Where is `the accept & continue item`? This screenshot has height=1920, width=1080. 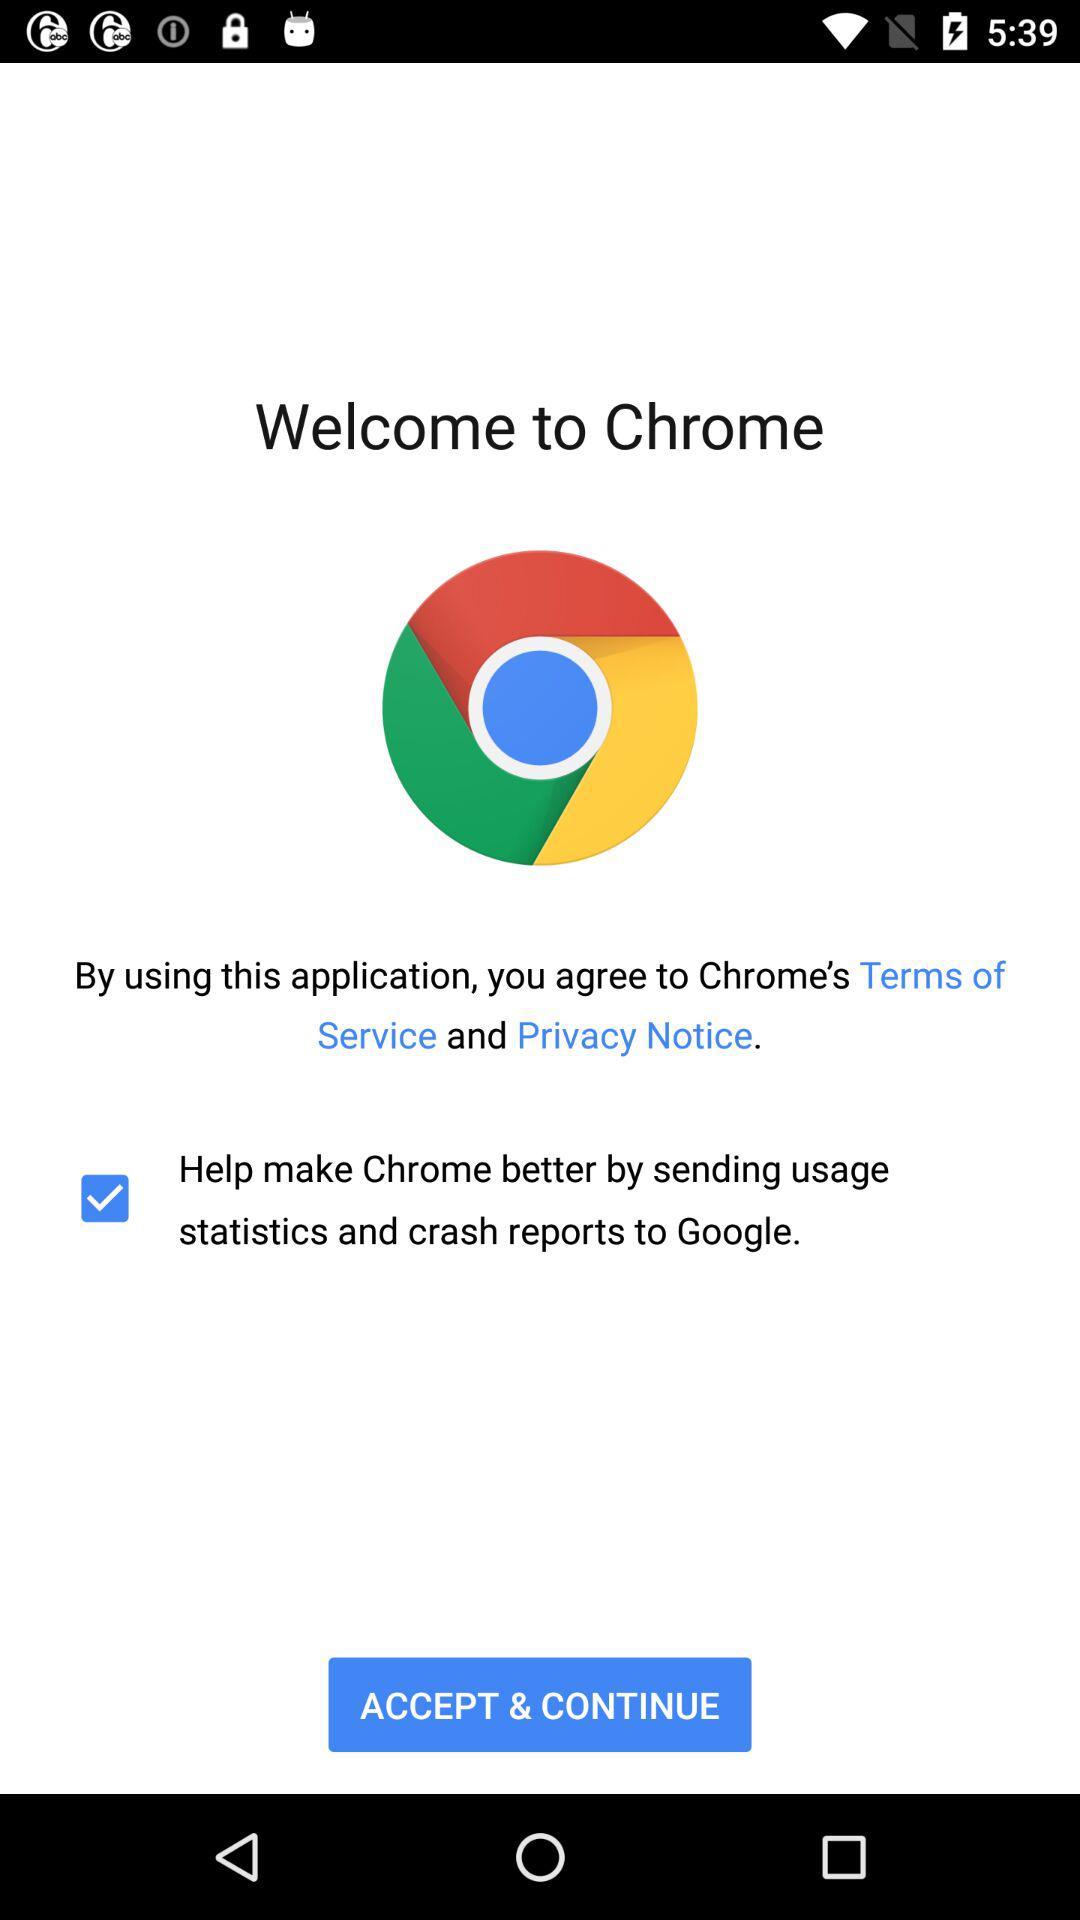 the accept & continue item is located at coordinates (540, 1703).